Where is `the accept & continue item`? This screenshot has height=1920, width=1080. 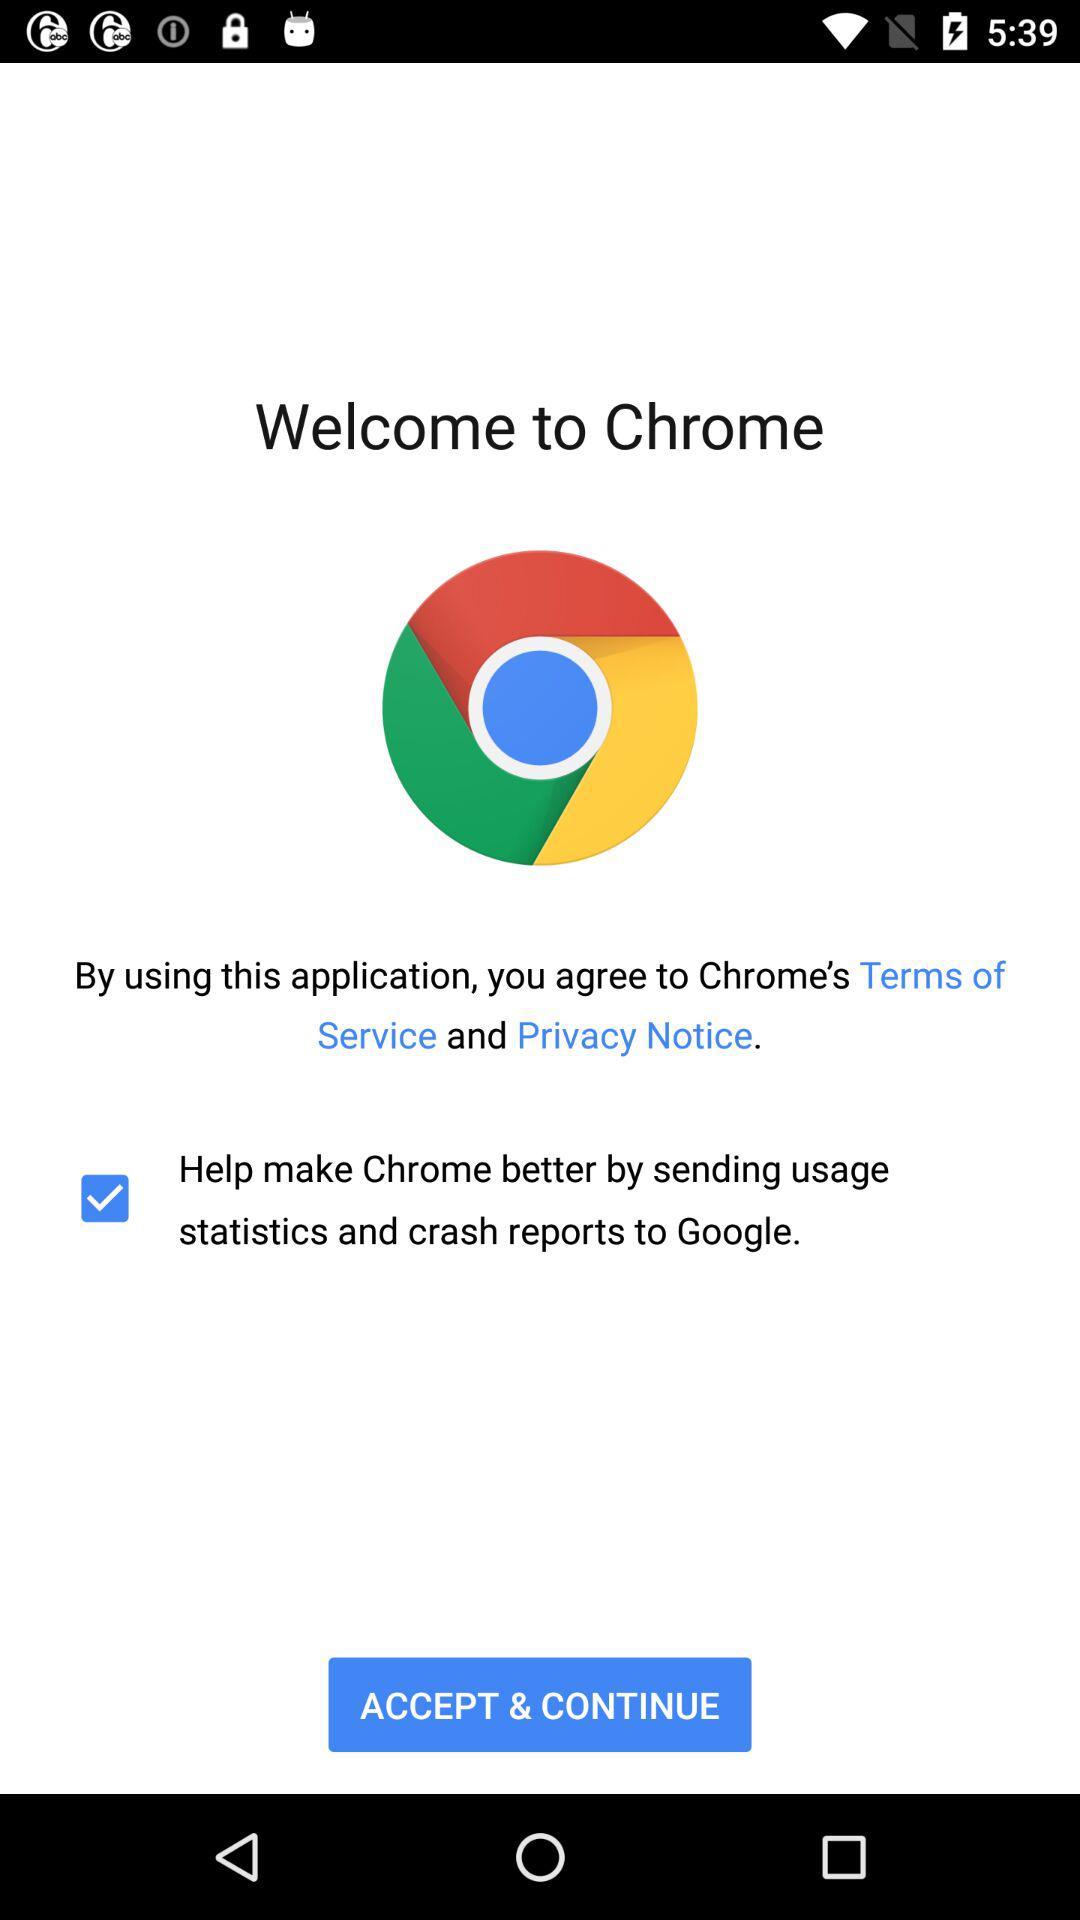 the accept & continue item is located at coordinates (540, 1703).